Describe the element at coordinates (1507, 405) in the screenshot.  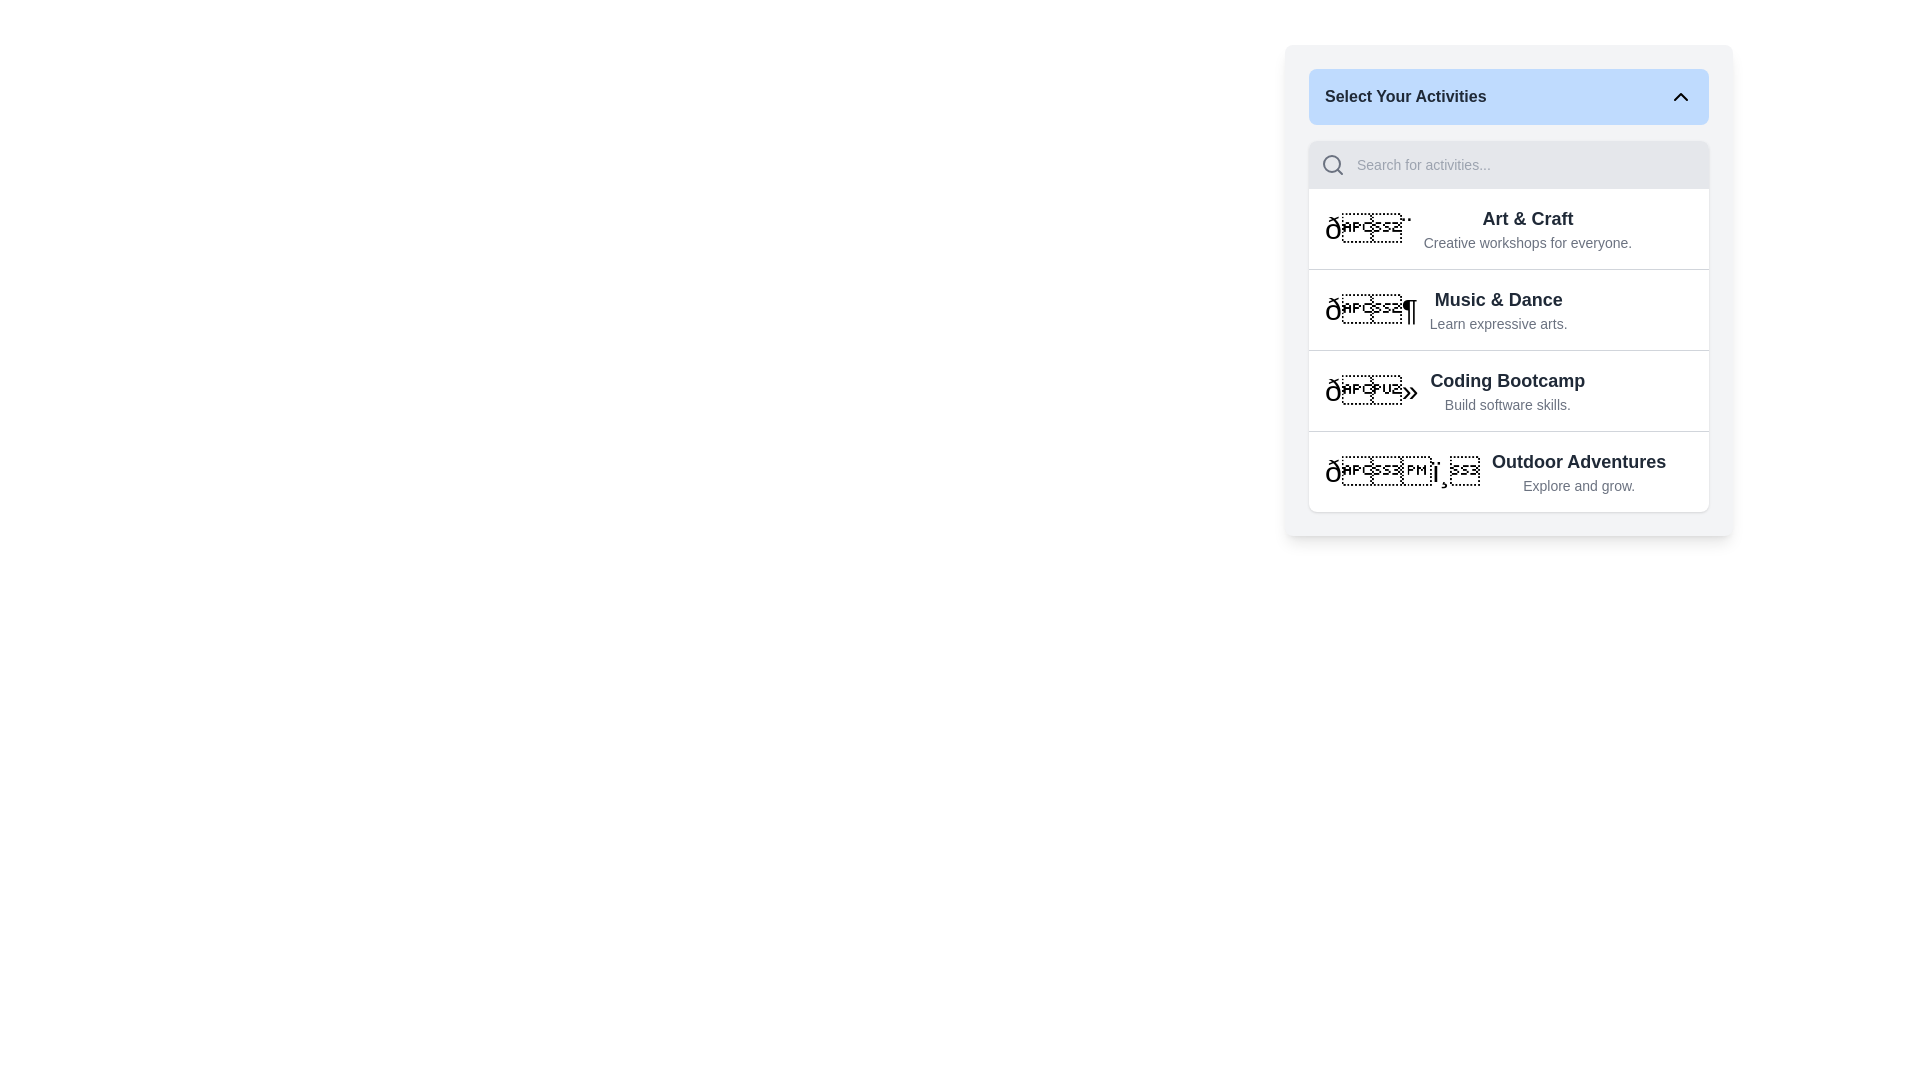
I see `the text label 'Build software skills.' which is styled with a smaller gray font and located below the 'Coding Bootcamp' heading` at that location.